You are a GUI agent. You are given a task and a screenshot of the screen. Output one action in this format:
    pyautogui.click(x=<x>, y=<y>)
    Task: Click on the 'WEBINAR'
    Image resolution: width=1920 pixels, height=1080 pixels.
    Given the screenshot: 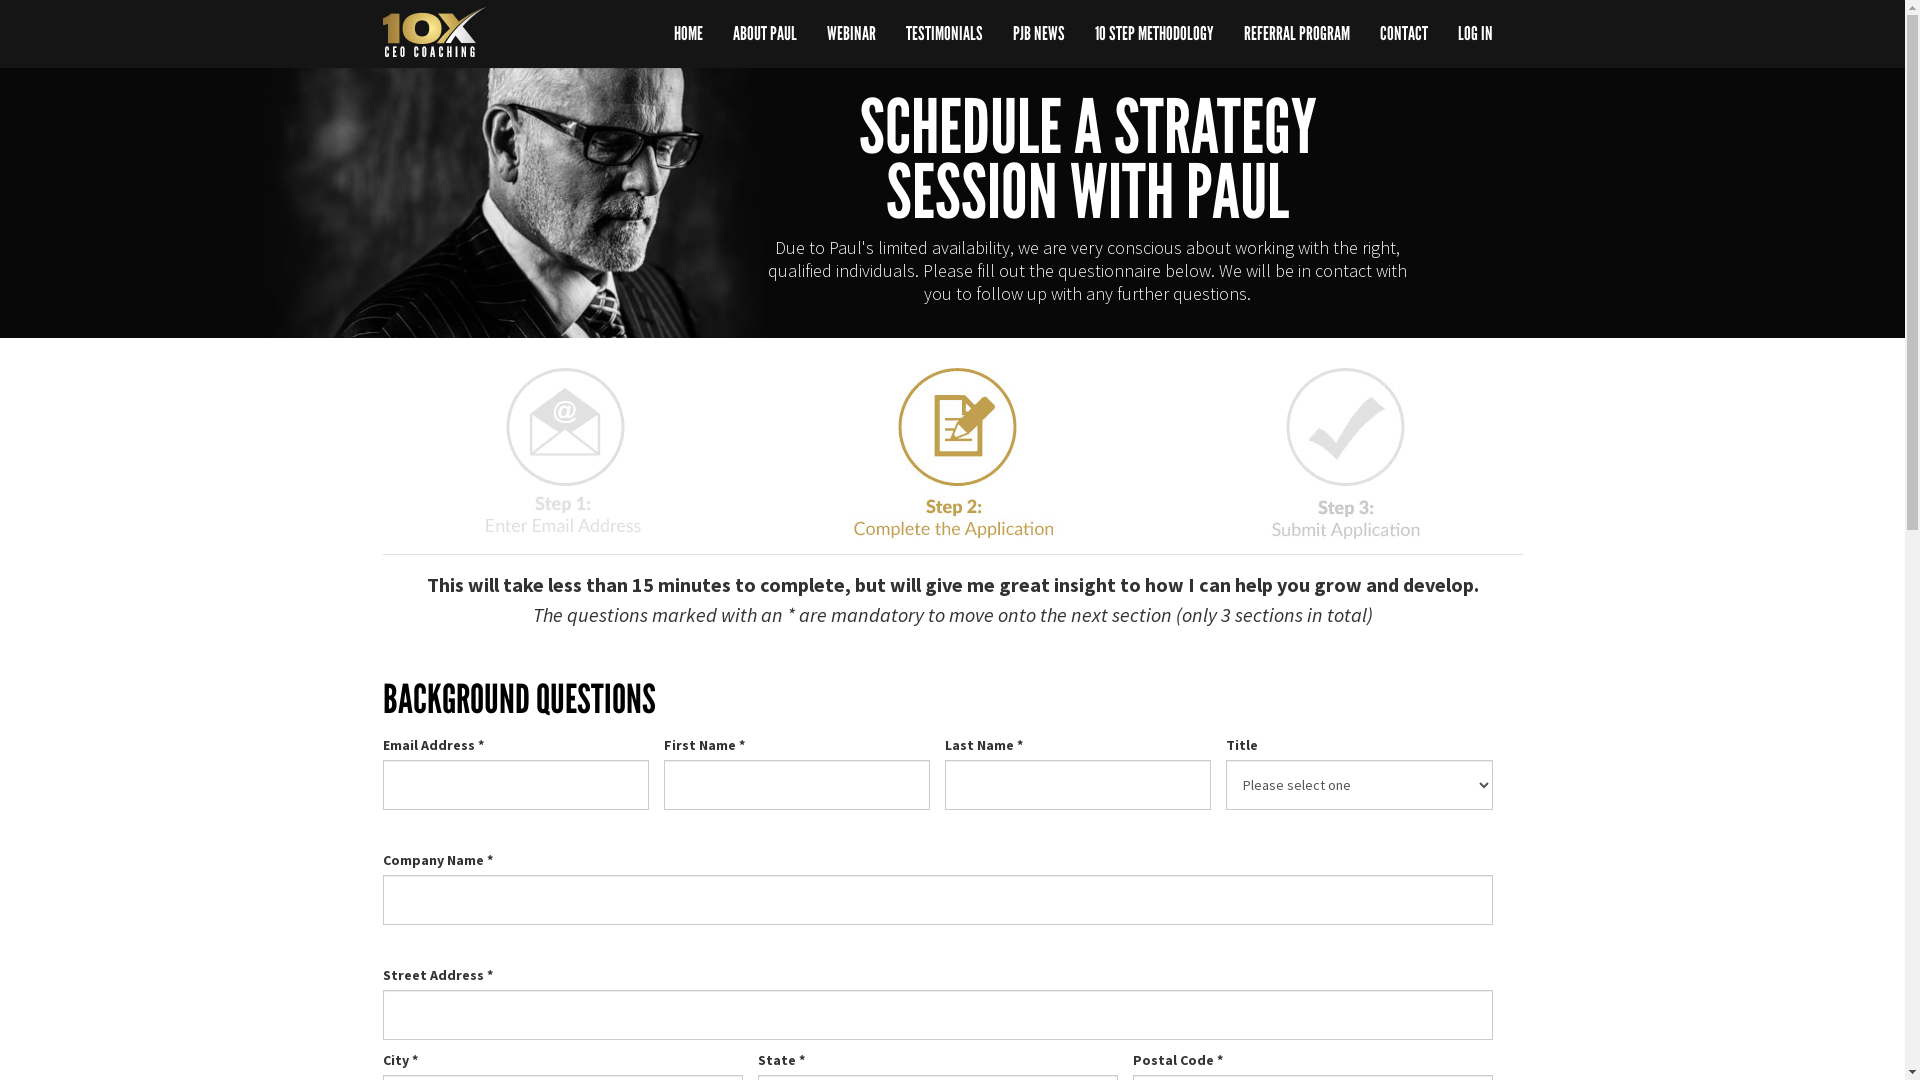 What is the action you would take?
    pyautogui.click(x=851, y=34)
    